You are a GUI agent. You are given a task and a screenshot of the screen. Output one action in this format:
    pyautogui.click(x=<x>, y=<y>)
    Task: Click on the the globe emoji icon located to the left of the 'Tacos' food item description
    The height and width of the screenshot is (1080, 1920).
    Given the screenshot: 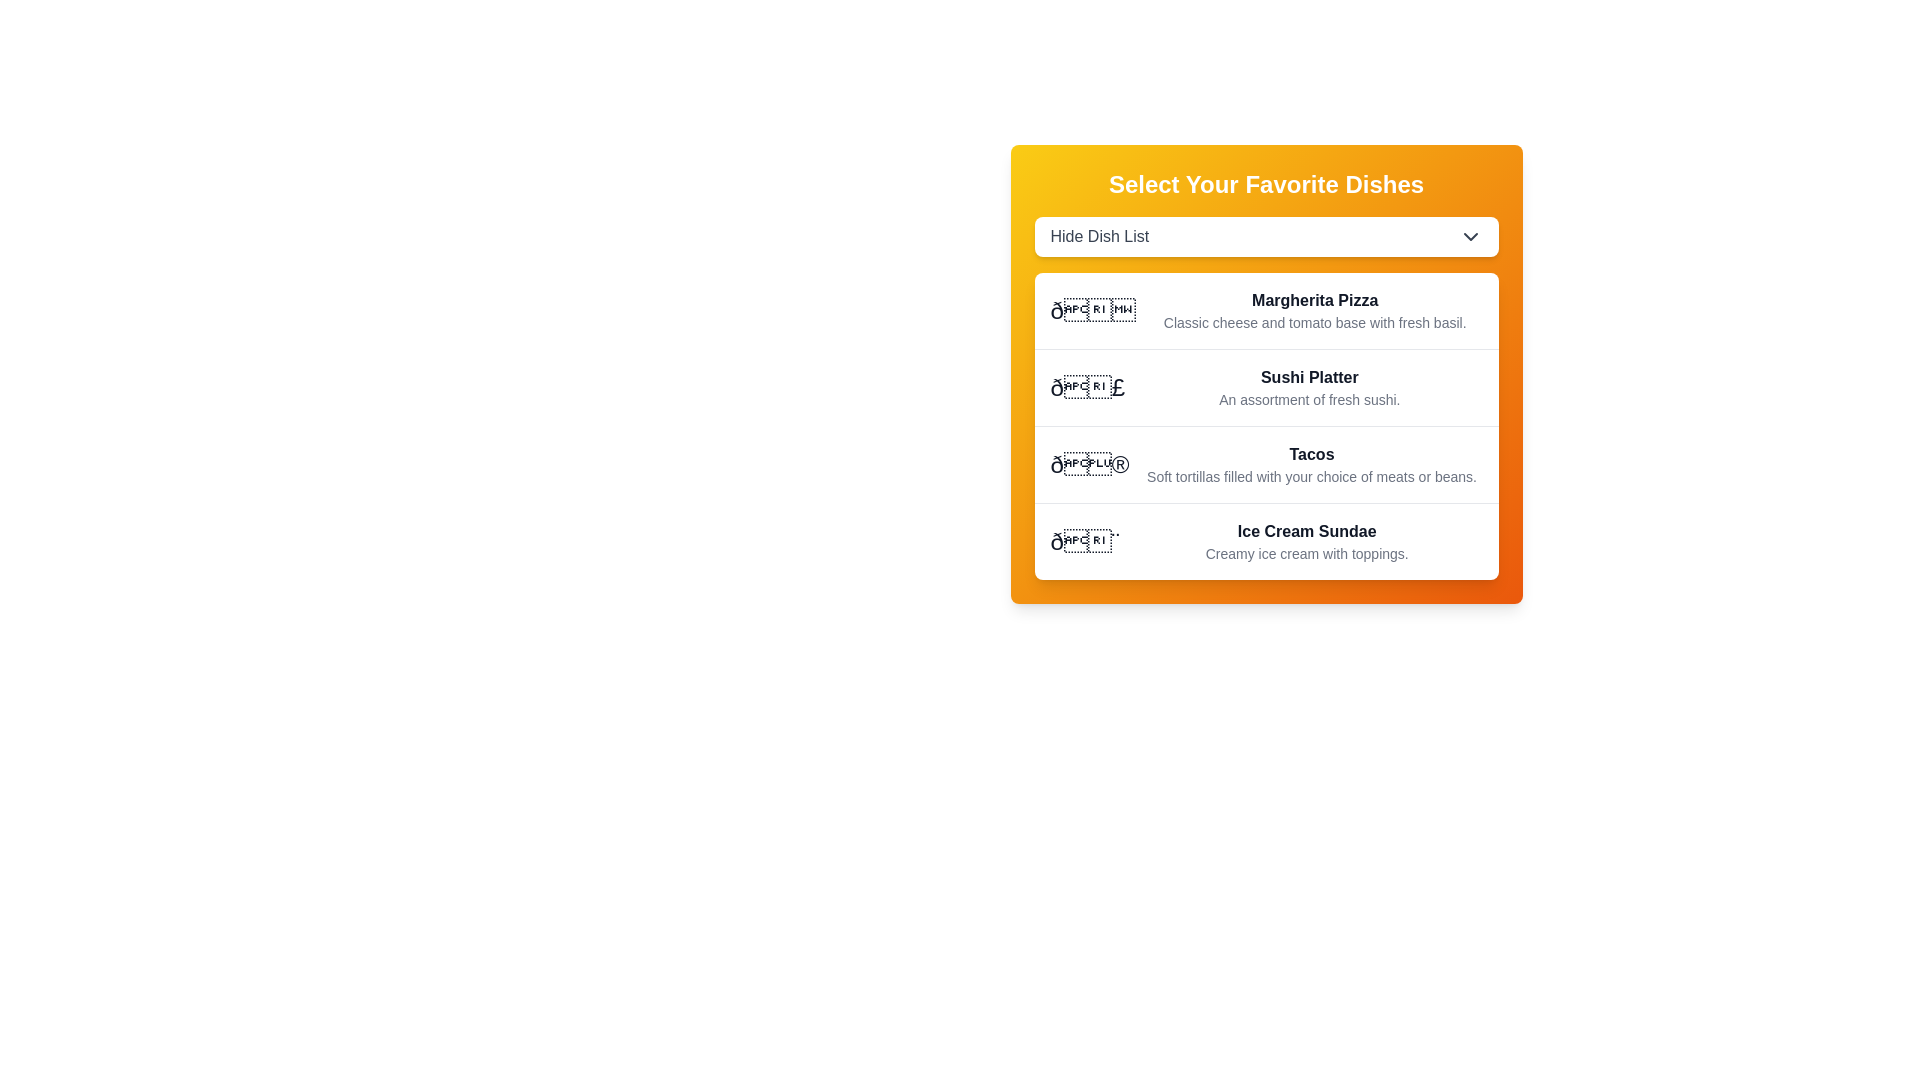 What is the action you would take?
    pyautogui.click(x=1088, y=465)
    